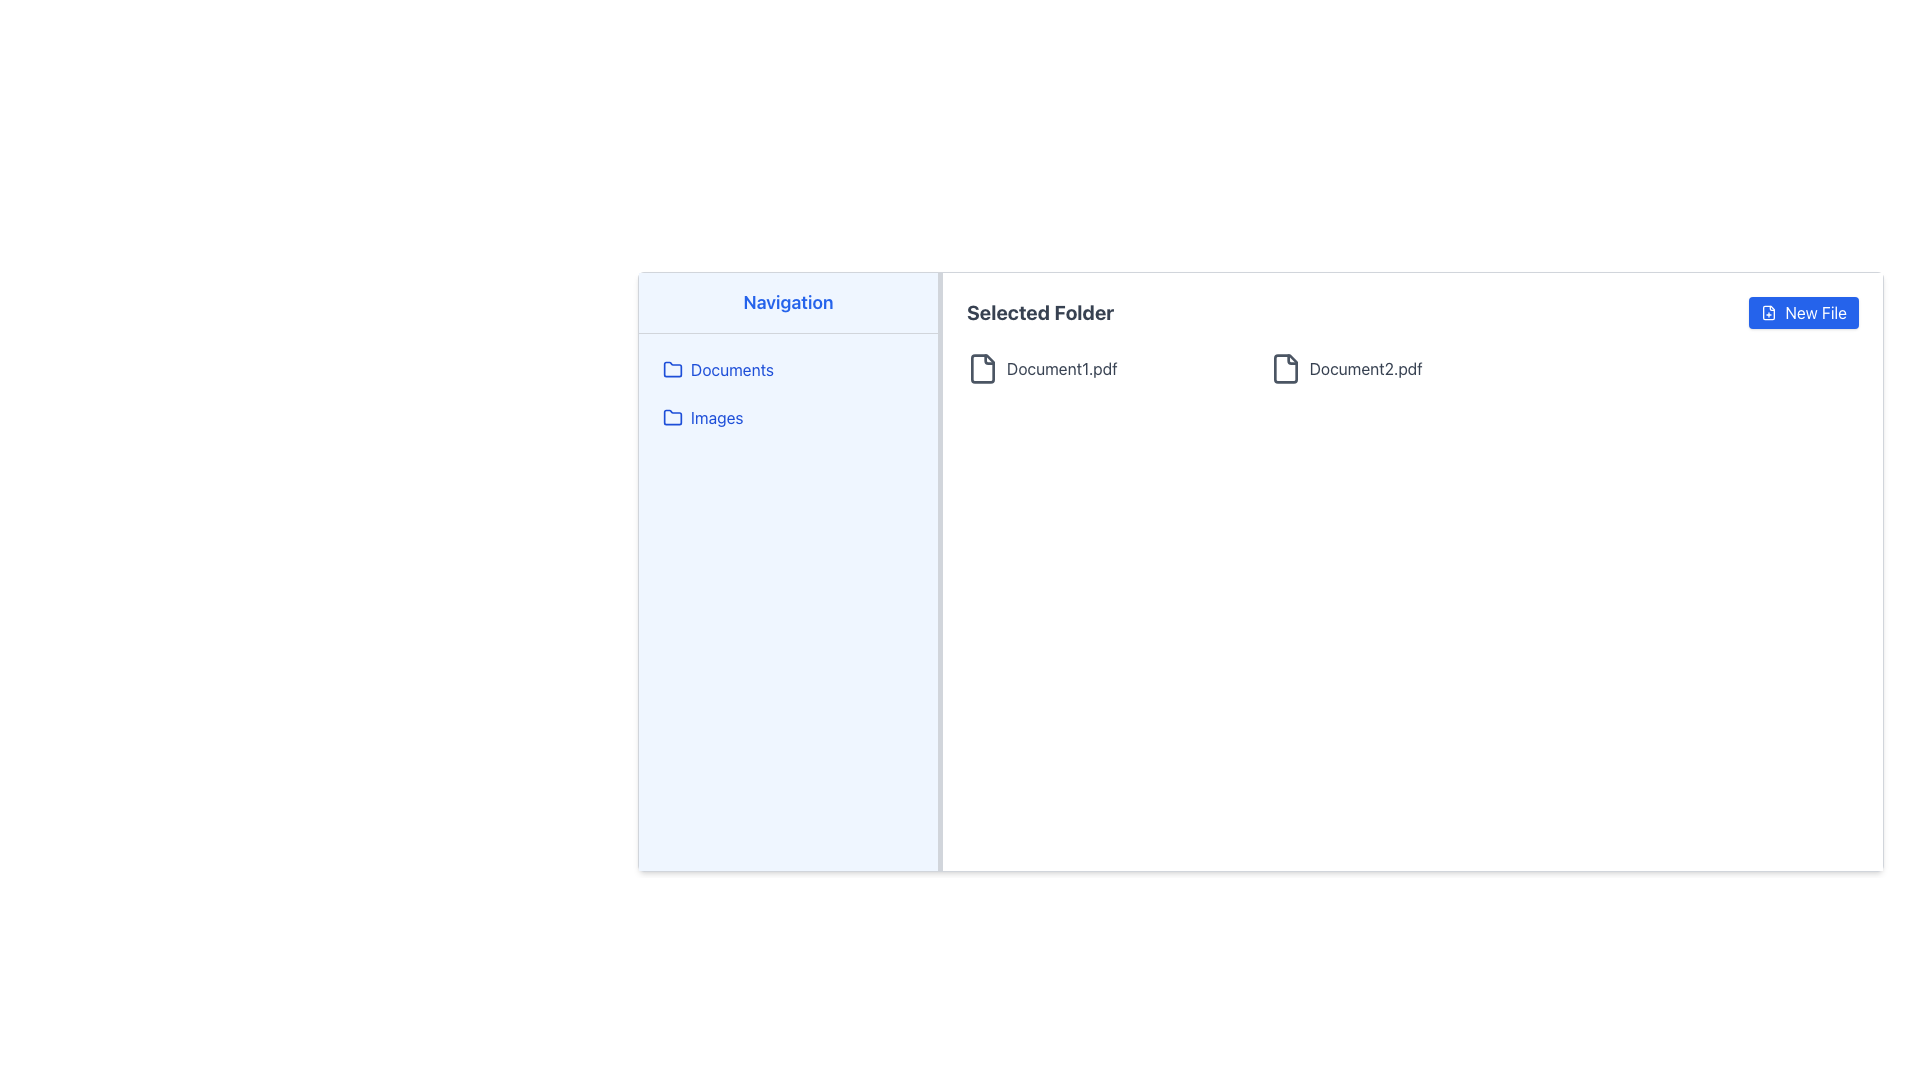 This screenshot has width=1920, height=1080. Describe the element at coordinates (787, 416) in the screenshot. I see `the 'Images' button in the vertical navigation menu located in the sidebar` at that location.